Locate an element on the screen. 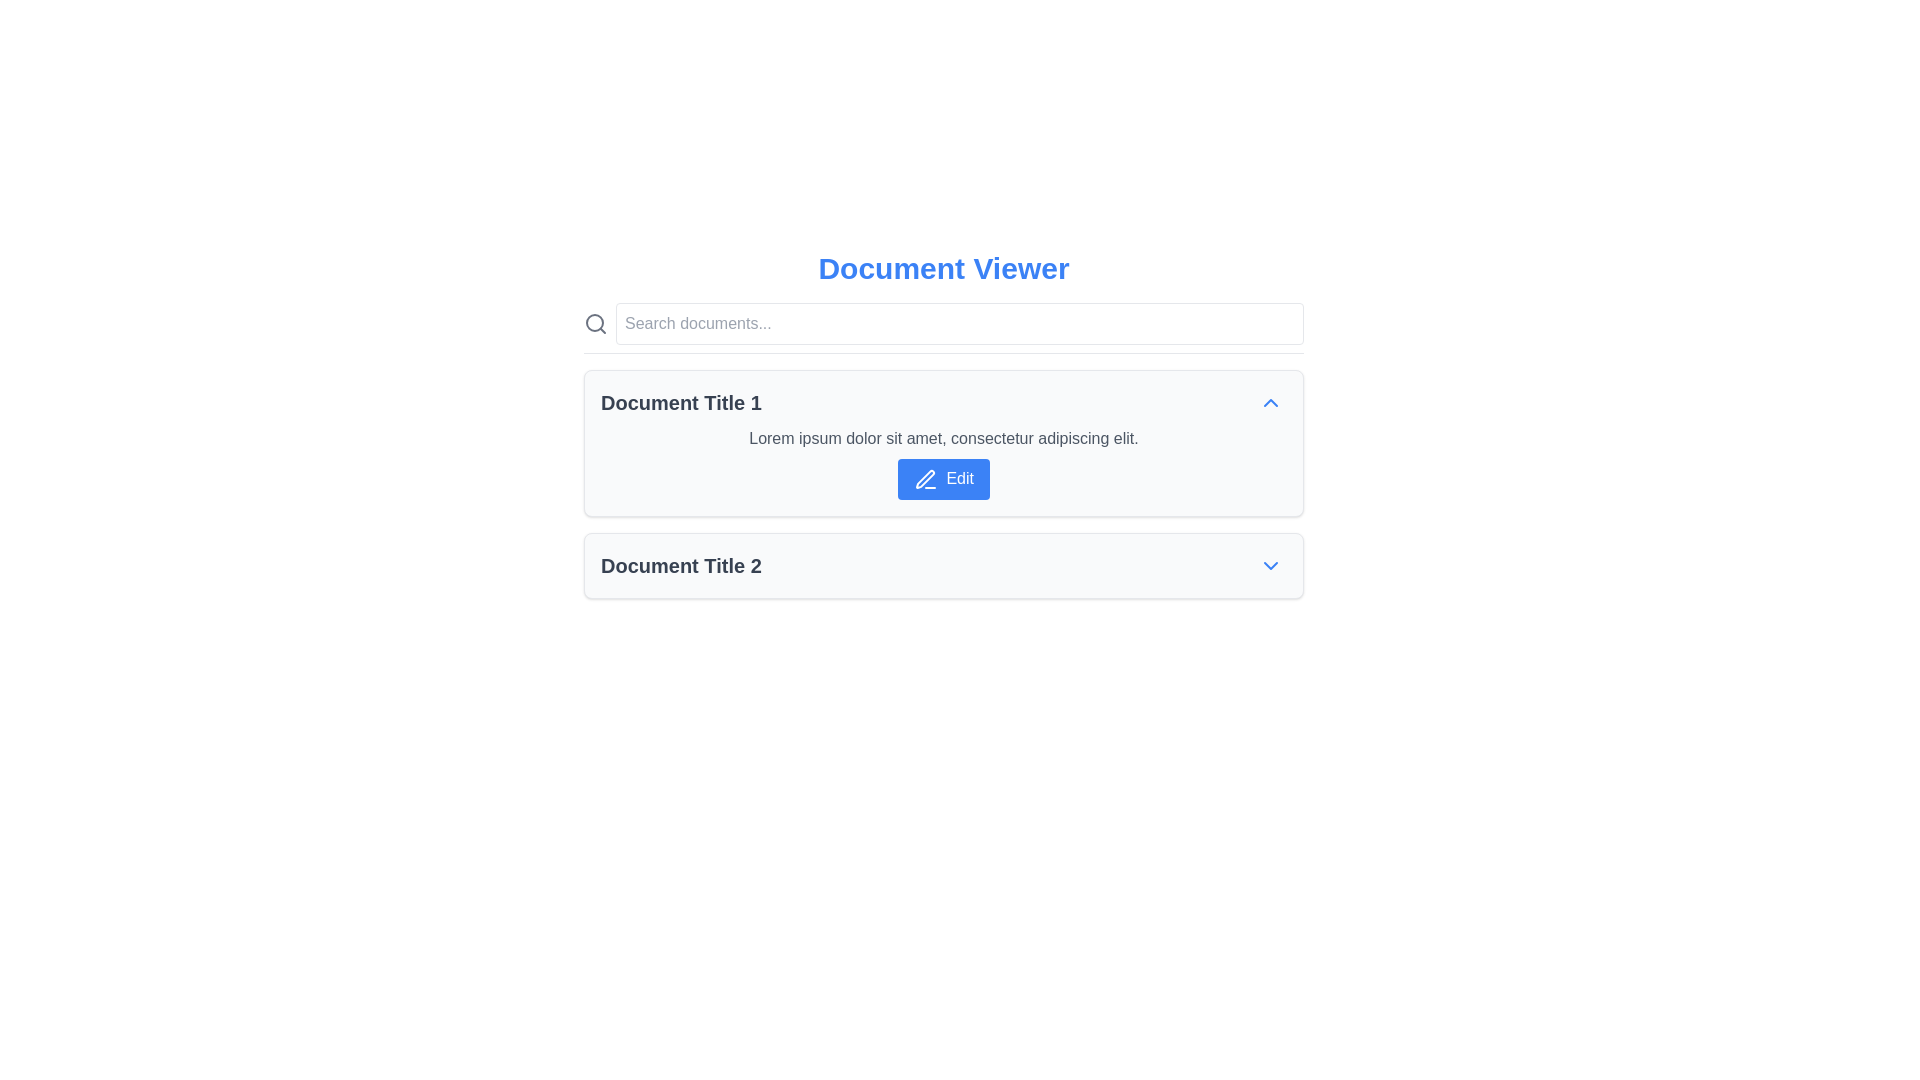  the Dropdown toggle icon, which is a downward-pointing chevron with a thin blue outline, located within the second document card titled 'Document Title 2.' is located at coordinates (1270, 564).